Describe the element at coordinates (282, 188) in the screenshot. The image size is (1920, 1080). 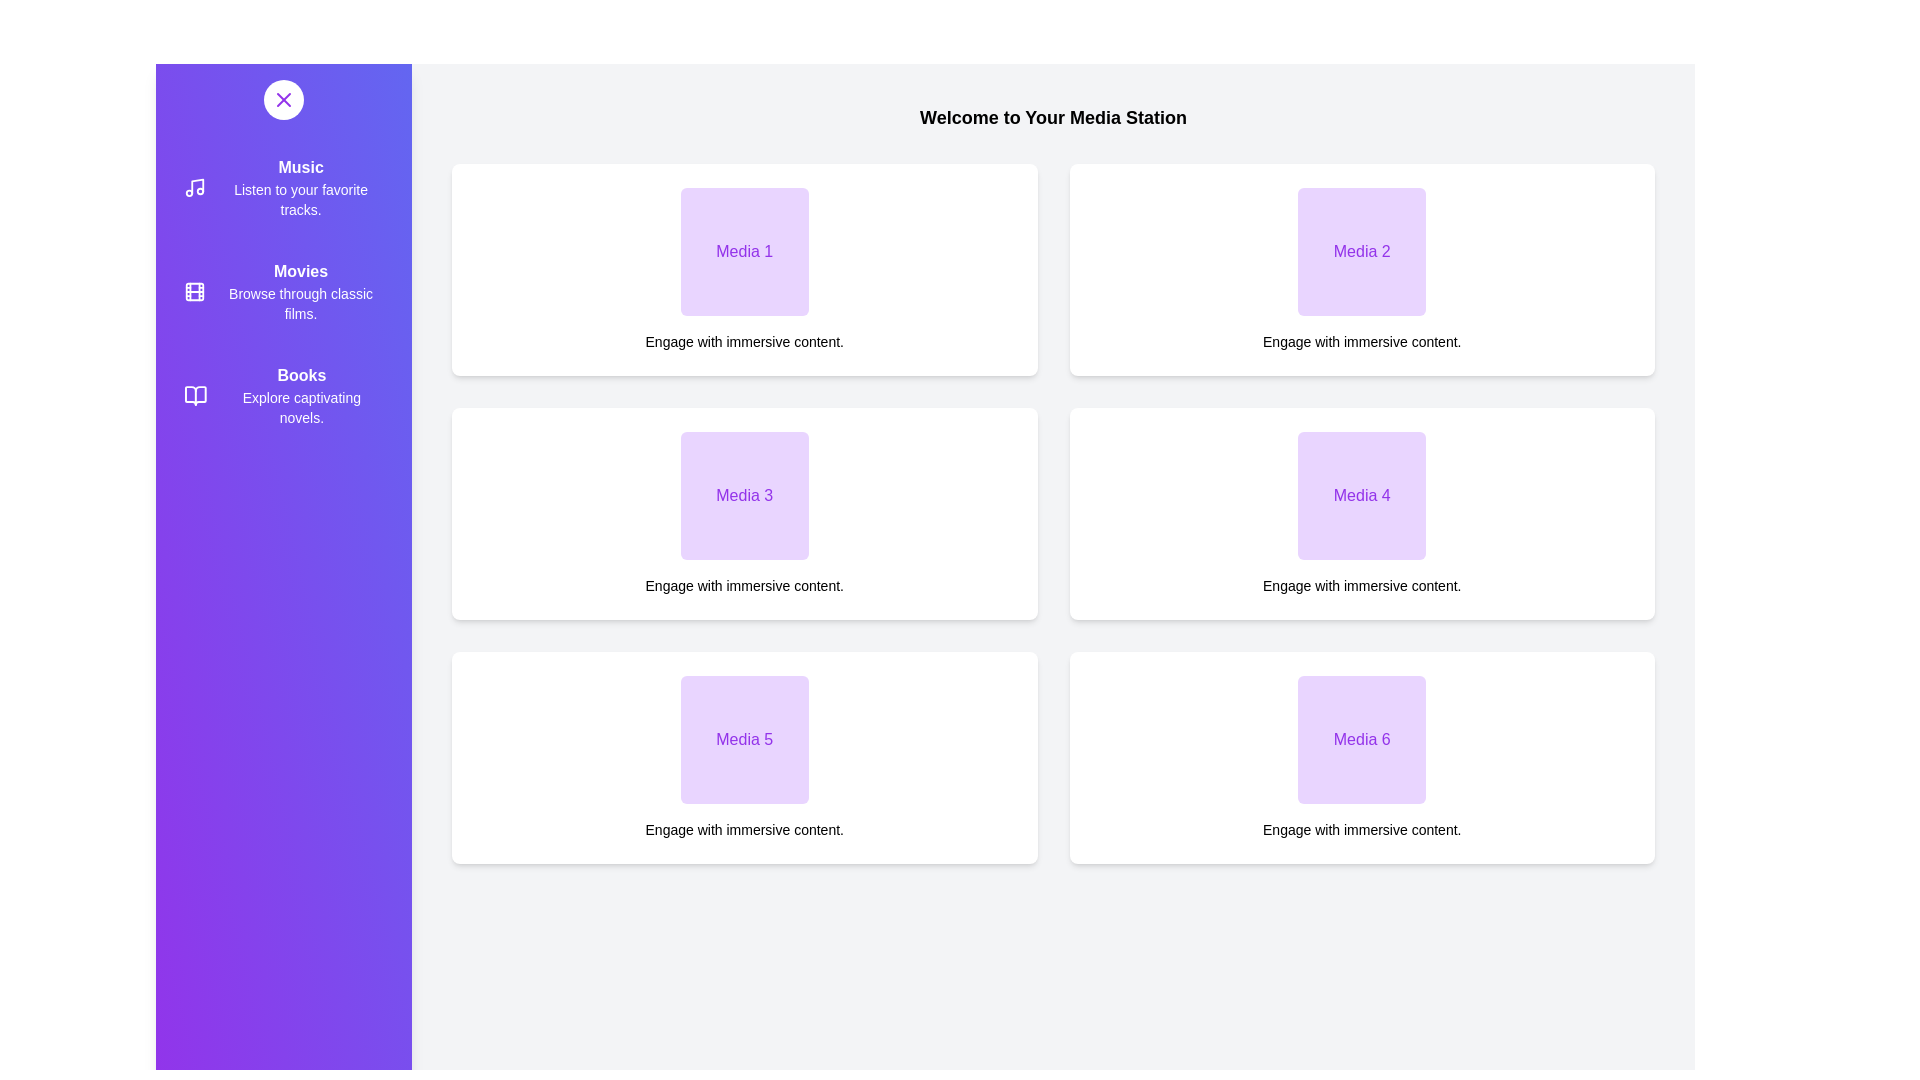
I see `the media category Music to view its description` at that location.